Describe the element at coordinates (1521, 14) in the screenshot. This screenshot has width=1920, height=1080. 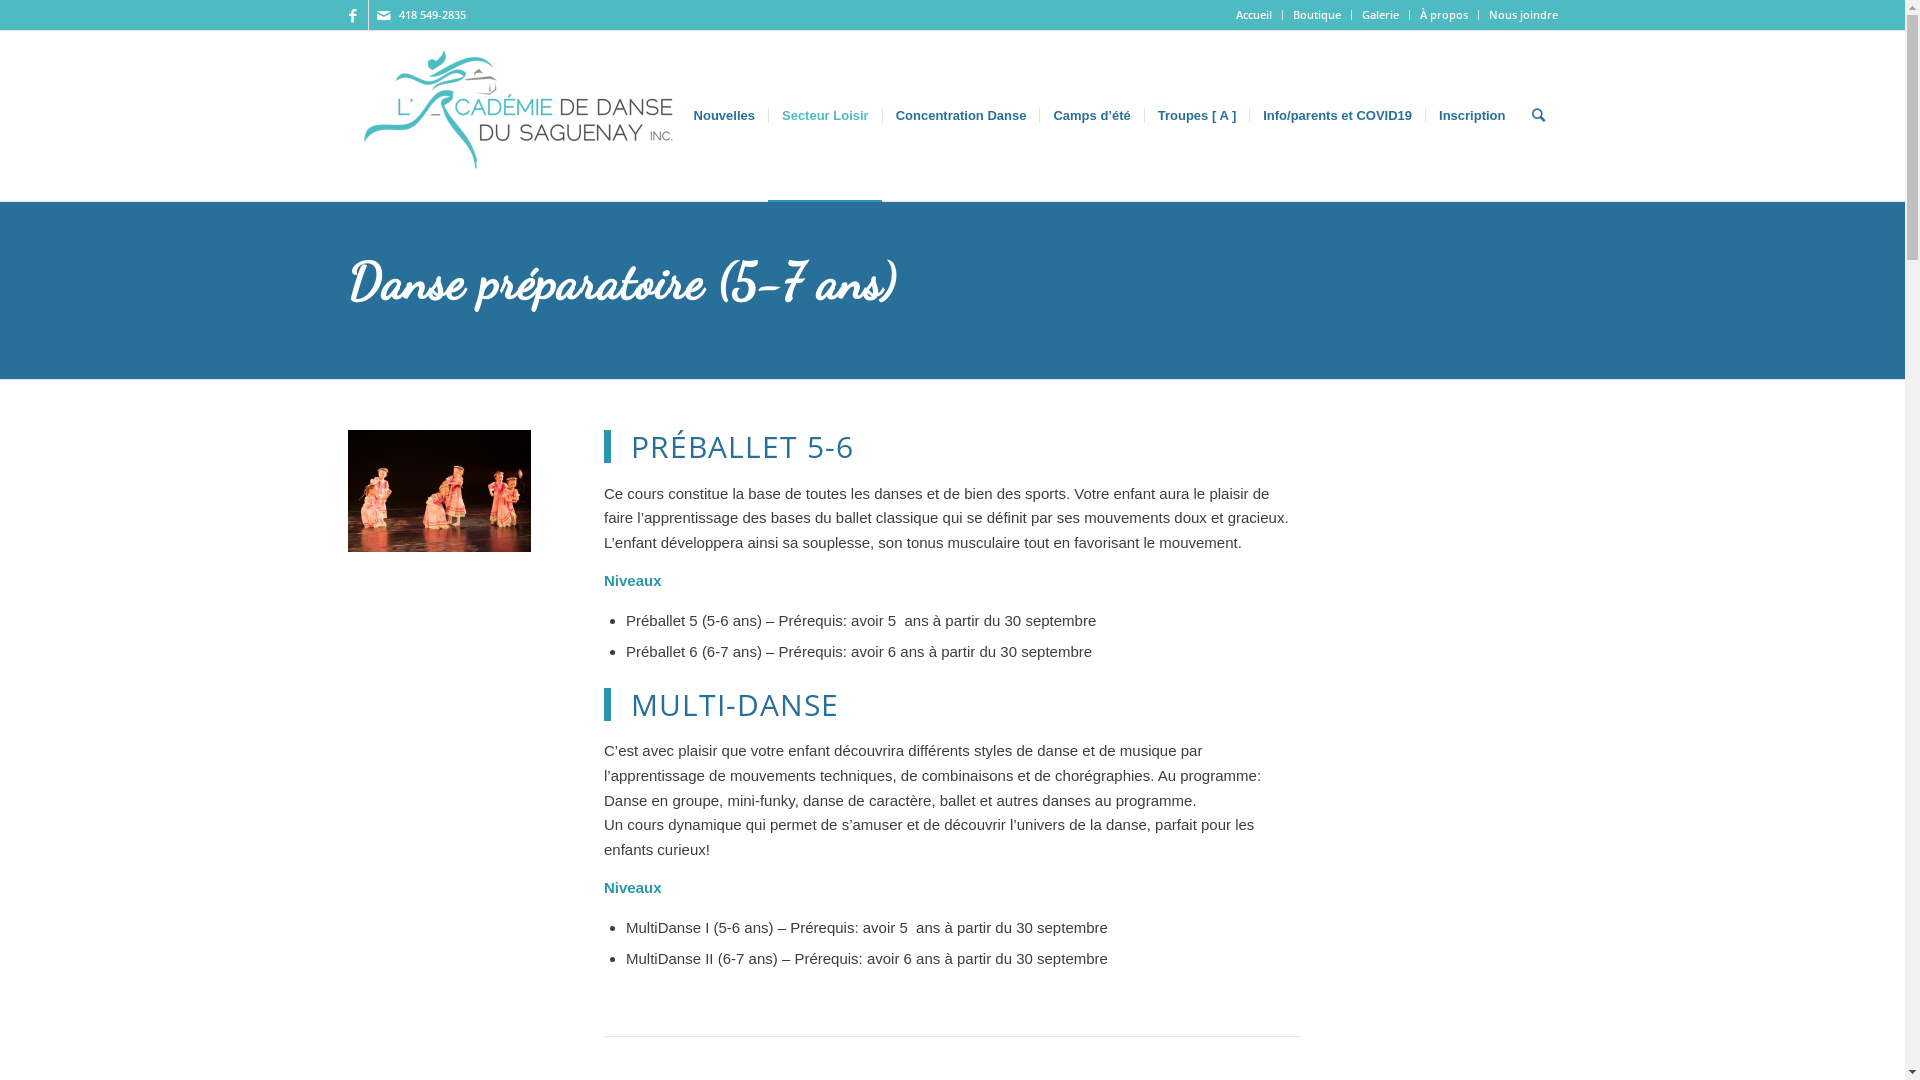
I see `'Nous joindre'` at that location.